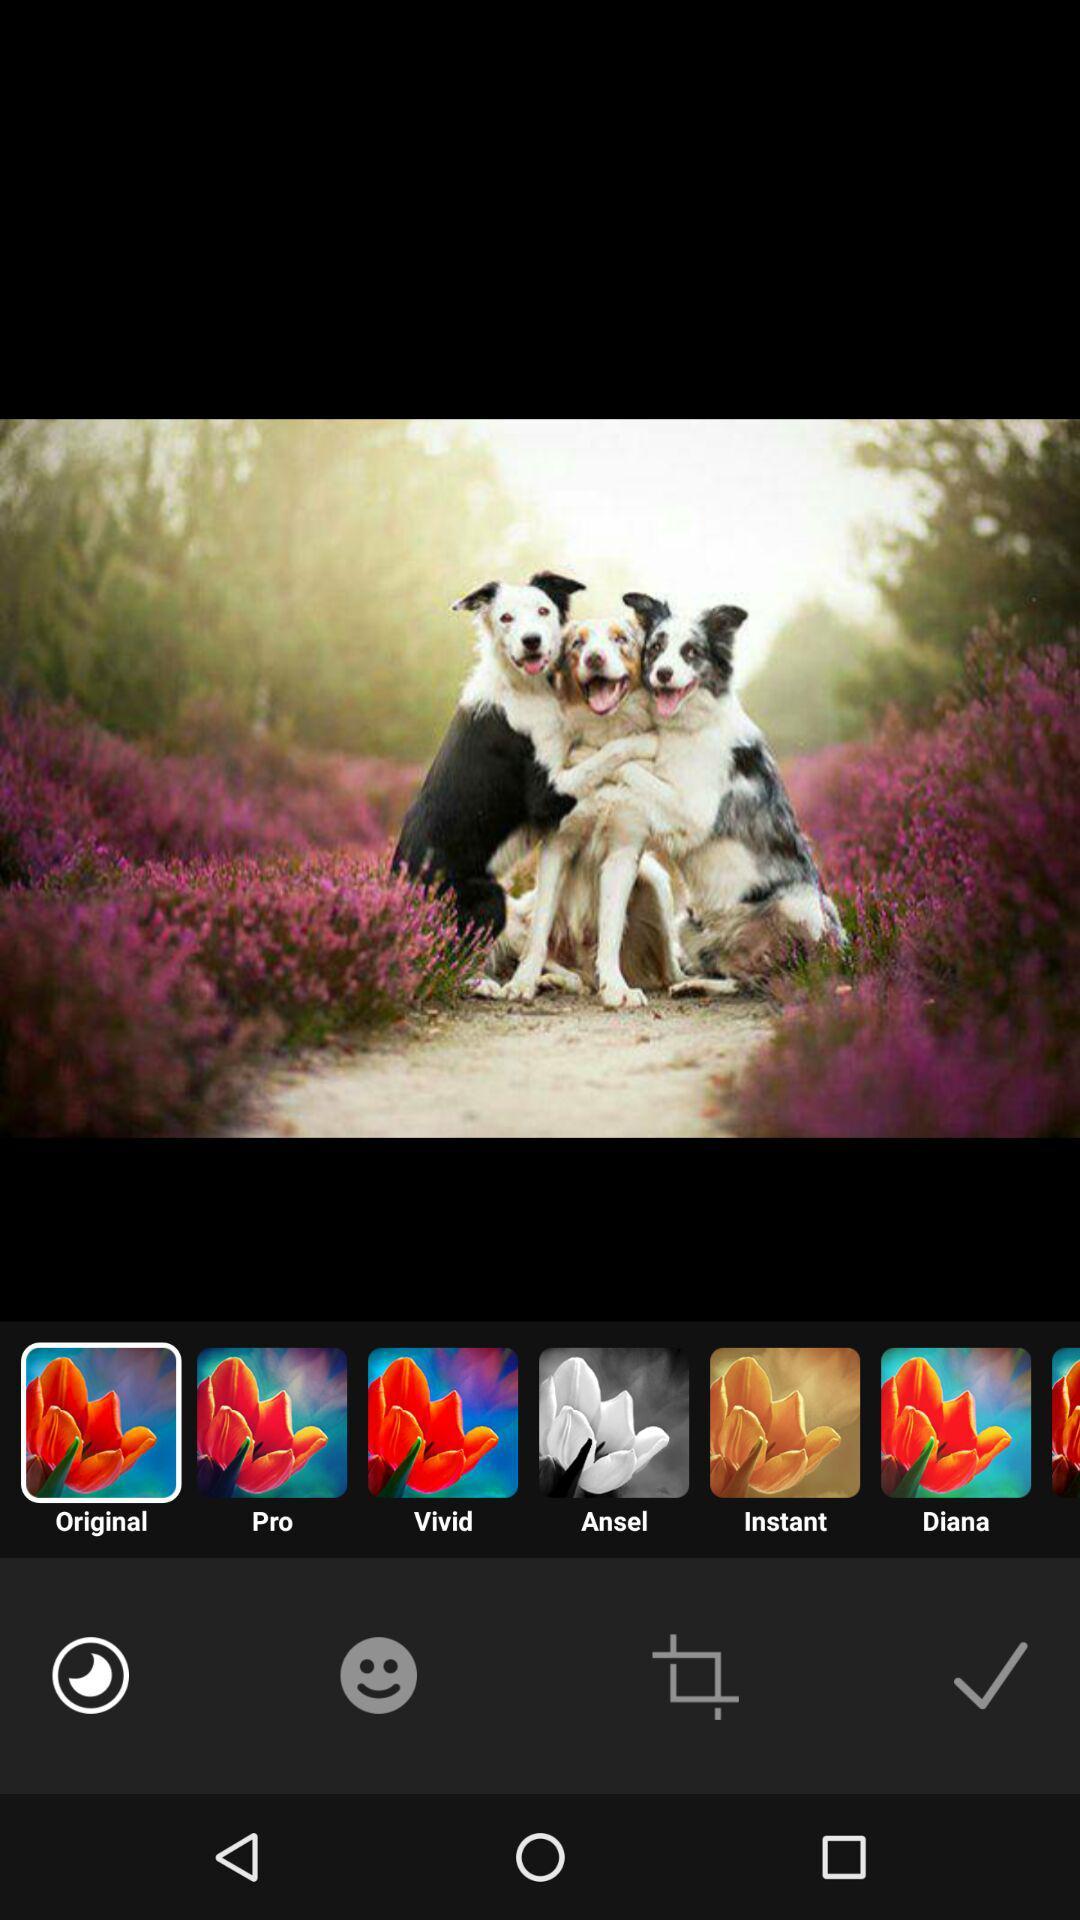 This screenshot has height=1920, width=1080. What do you see at coordinates (694, 1675) in the screenshot?
I see `crop image option` at bounding box center [694, 1675].